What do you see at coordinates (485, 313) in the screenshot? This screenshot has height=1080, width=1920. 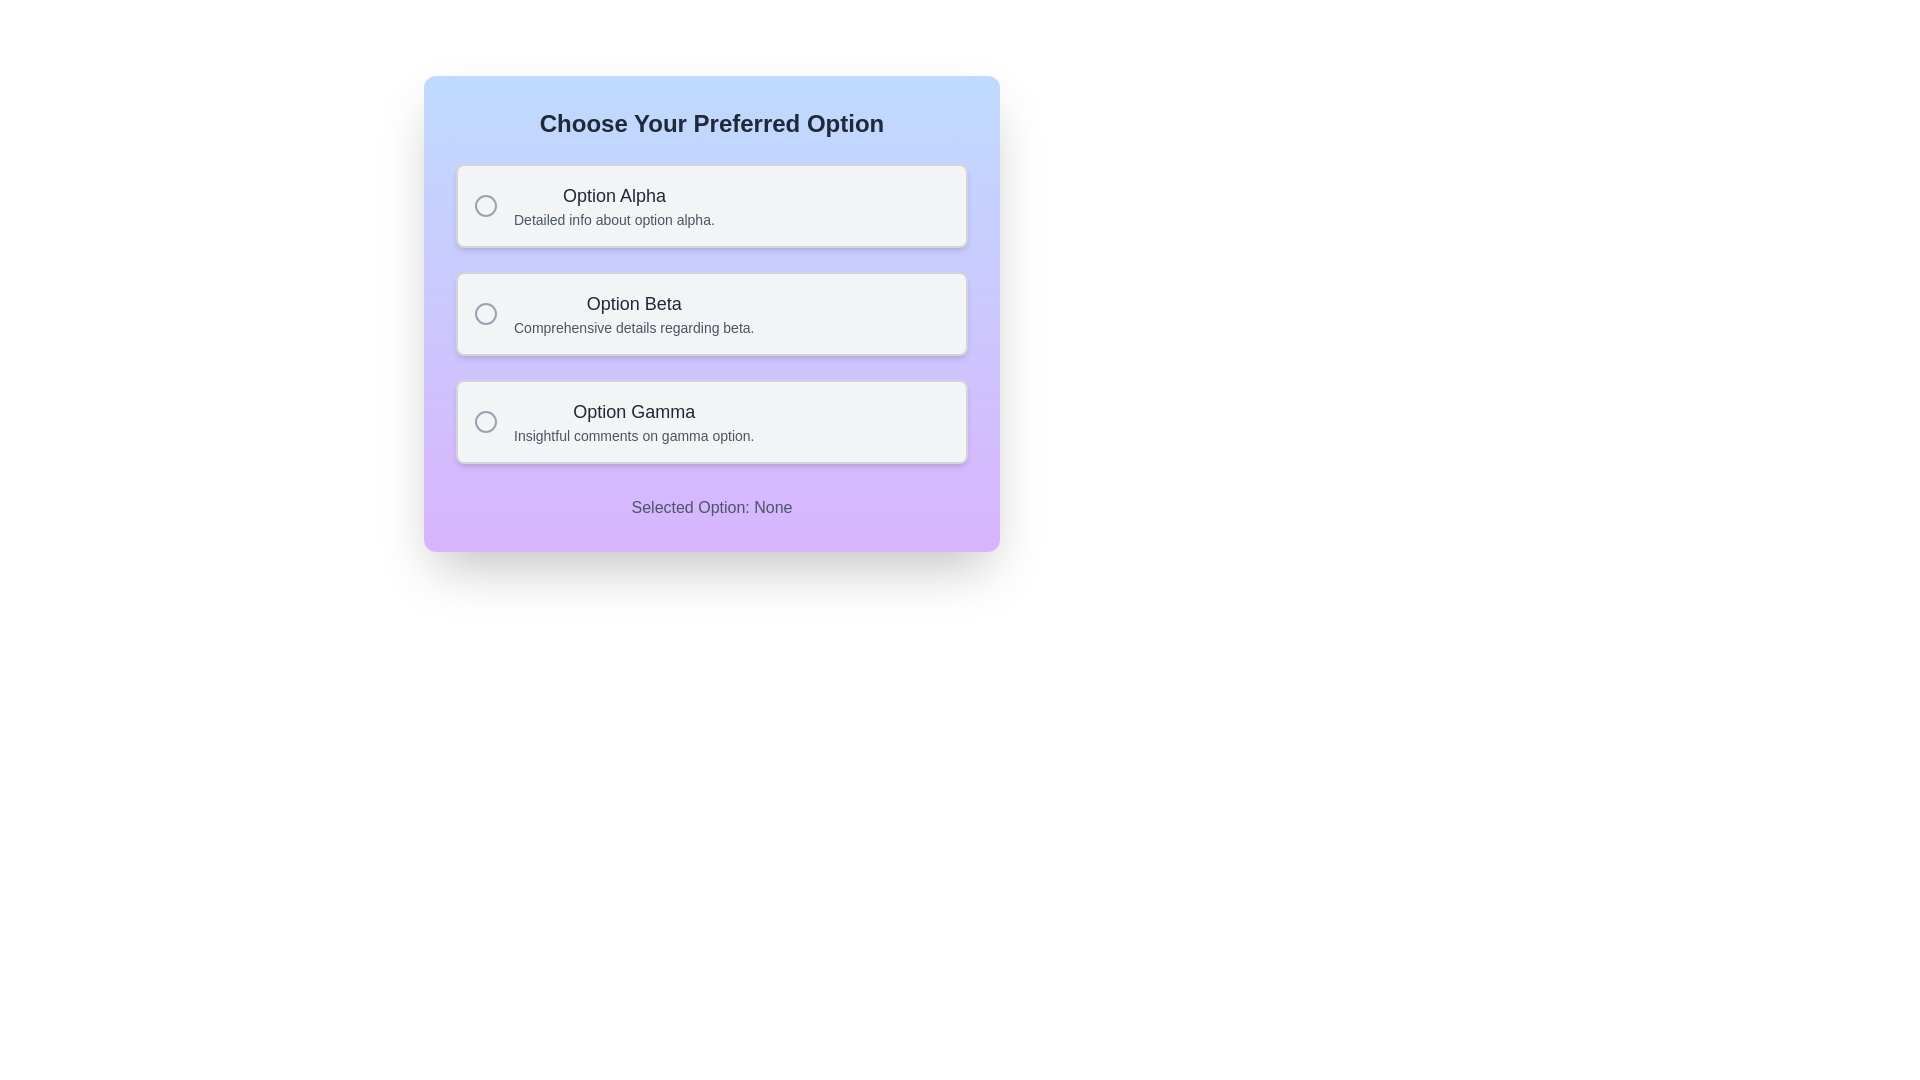 I see `the radio button for 'Option Beta' located in the second row of options` at bounding box center [485, 313].